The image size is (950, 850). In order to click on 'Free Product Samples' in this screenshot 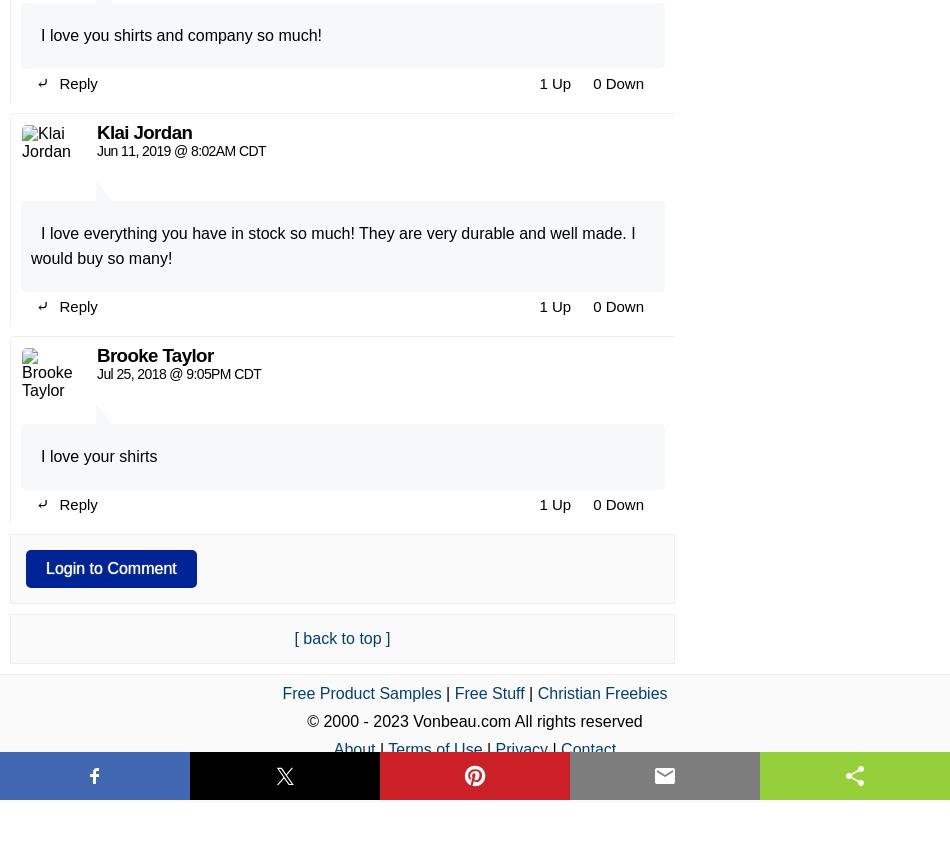, I will do `click(360, 191)`.